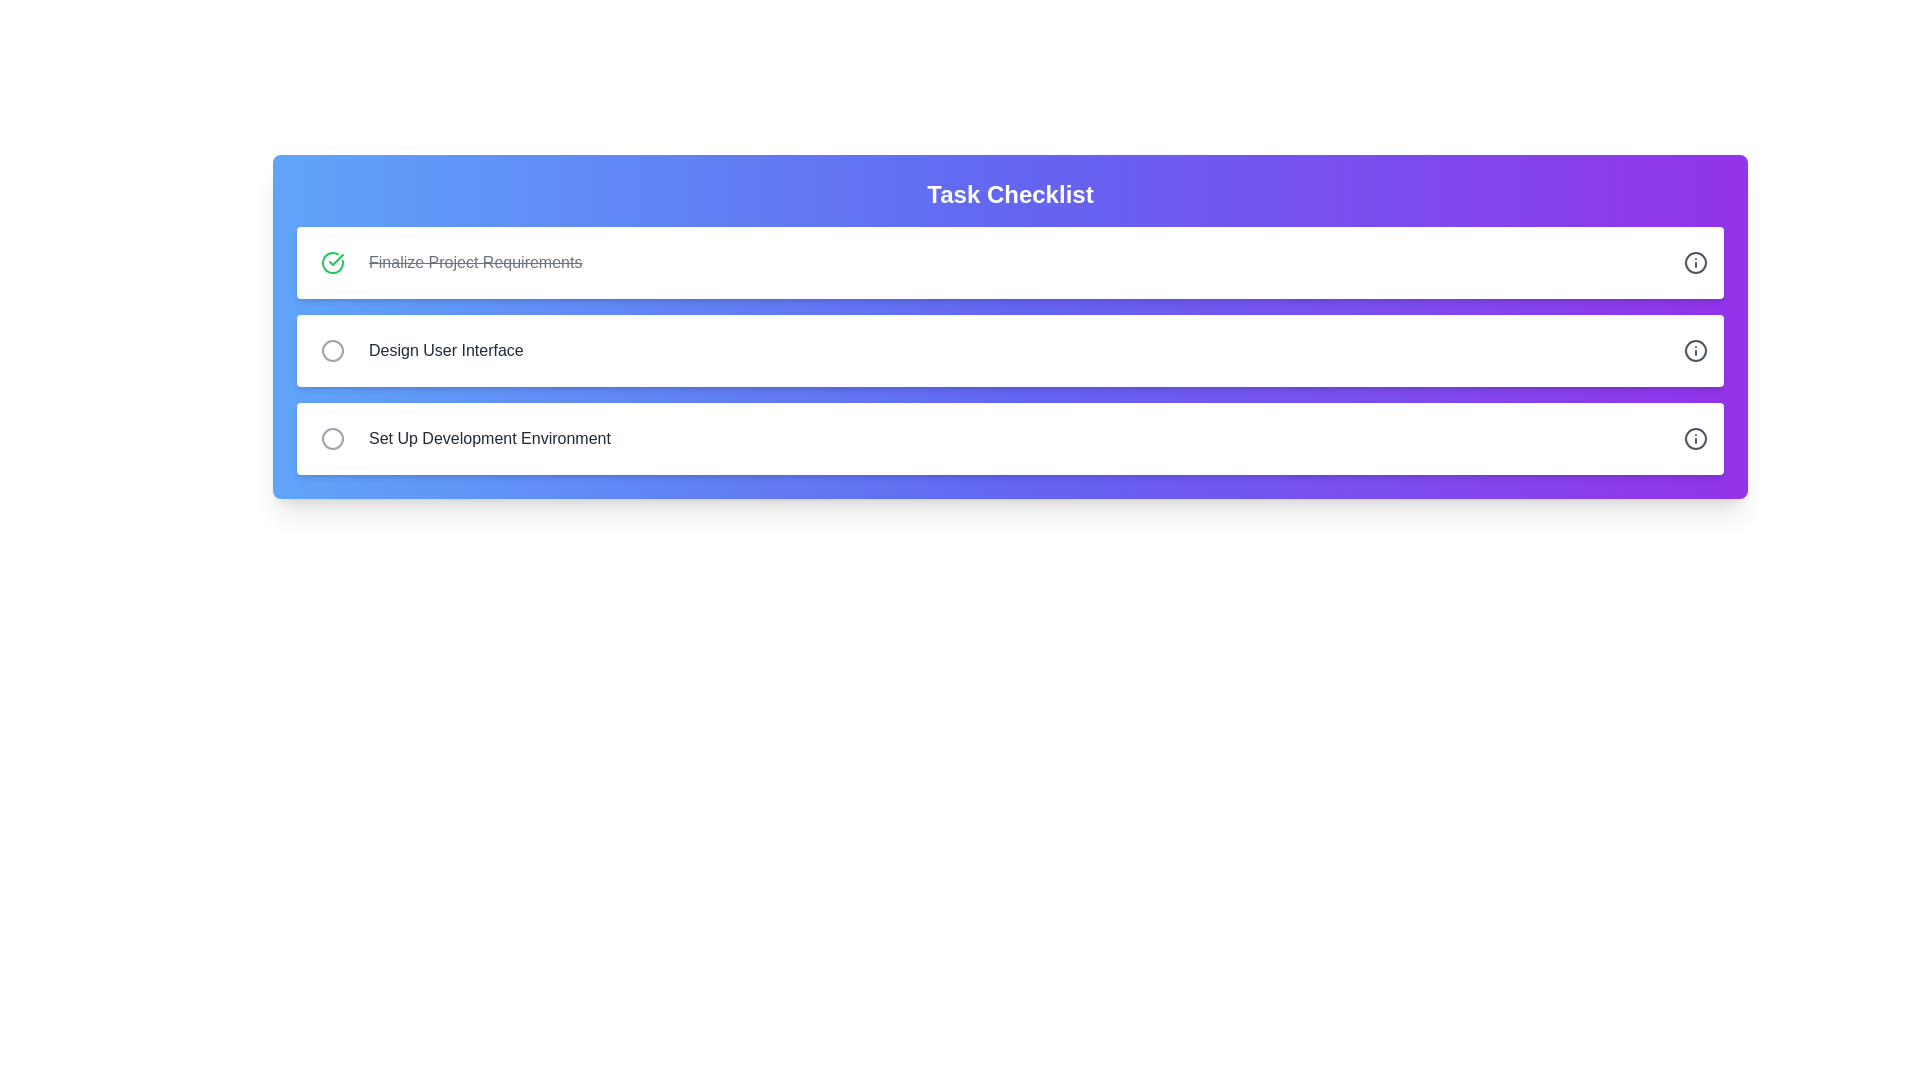 This screenshot has height=1080, width=1920. Describe the element at coordinates (1694, 438) in the screenshot. I see `the information icon for the task titled 'Set Up Development Environment'` at that location.